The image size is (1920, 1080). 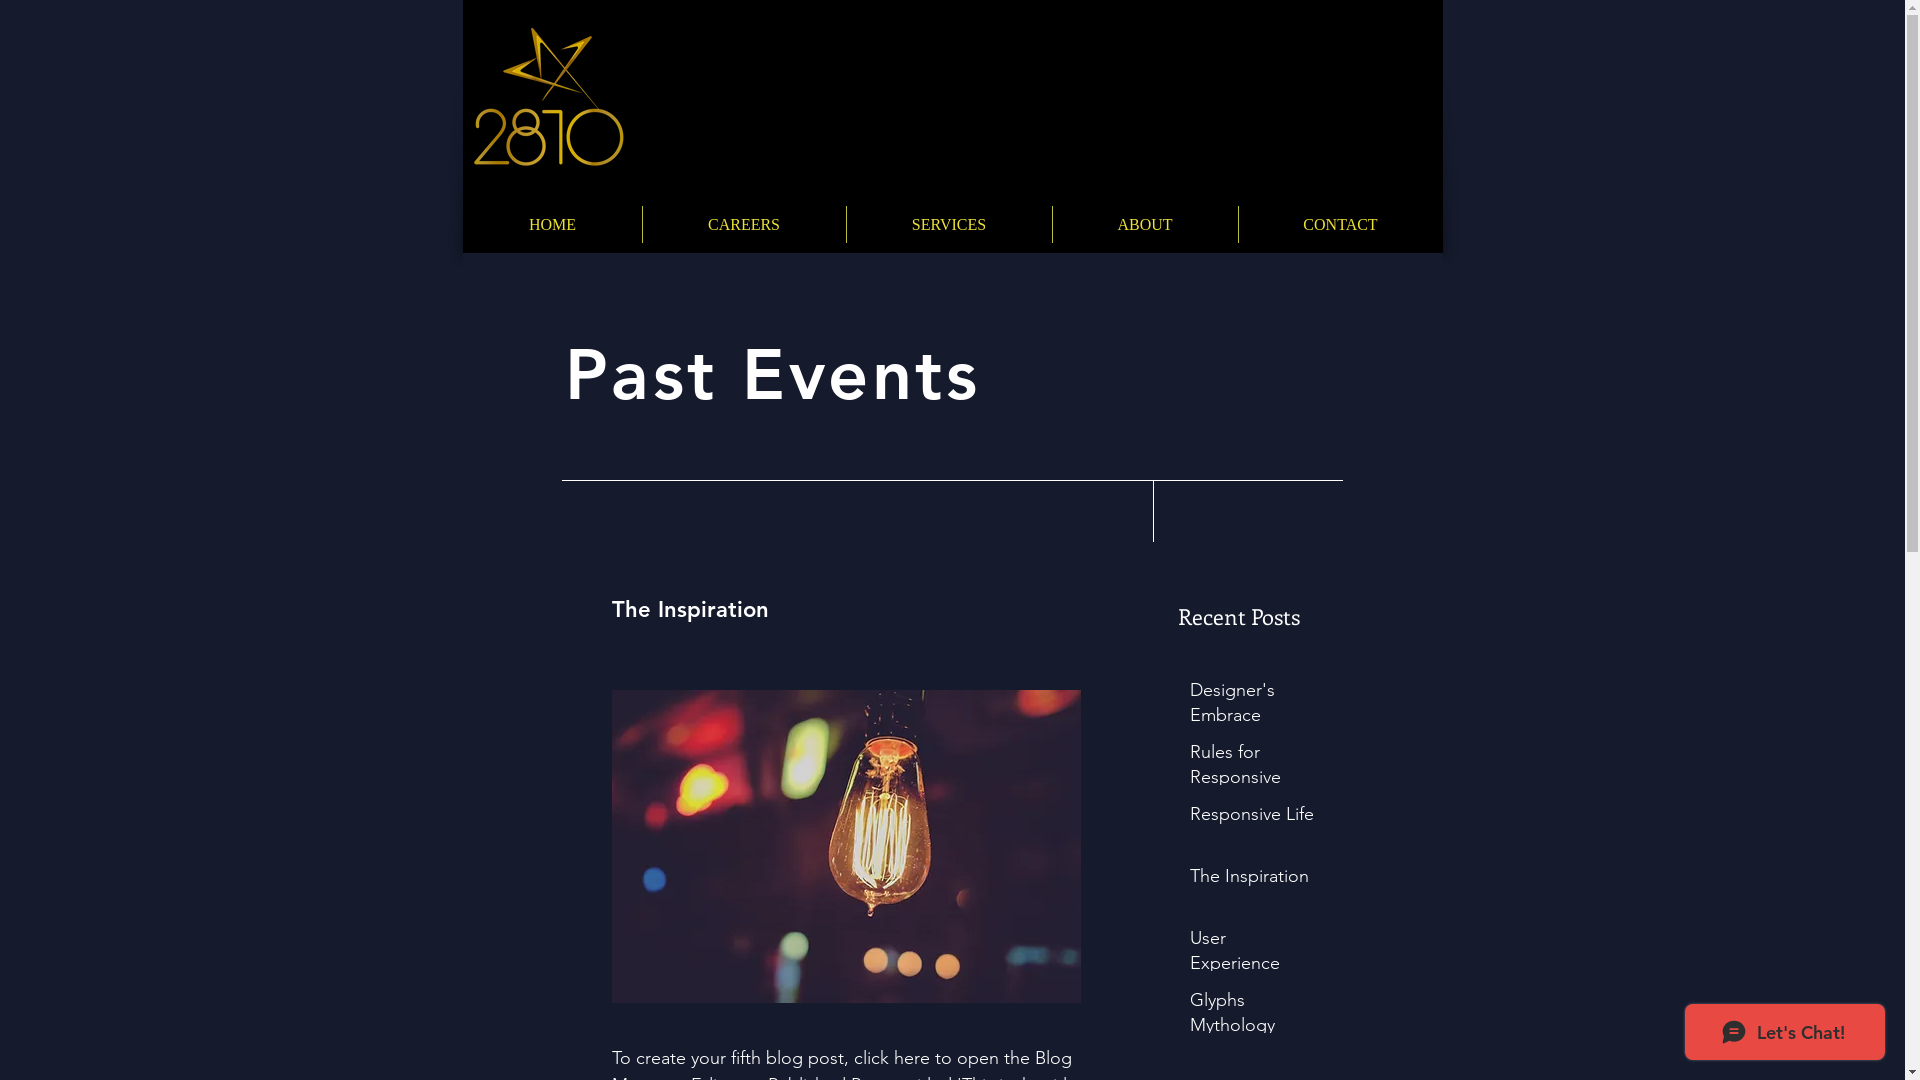 What do you see at coordinates (546, 96) in the screenshot?
I see `'2810_edited.jpg'` at bounding box center [546, 96].